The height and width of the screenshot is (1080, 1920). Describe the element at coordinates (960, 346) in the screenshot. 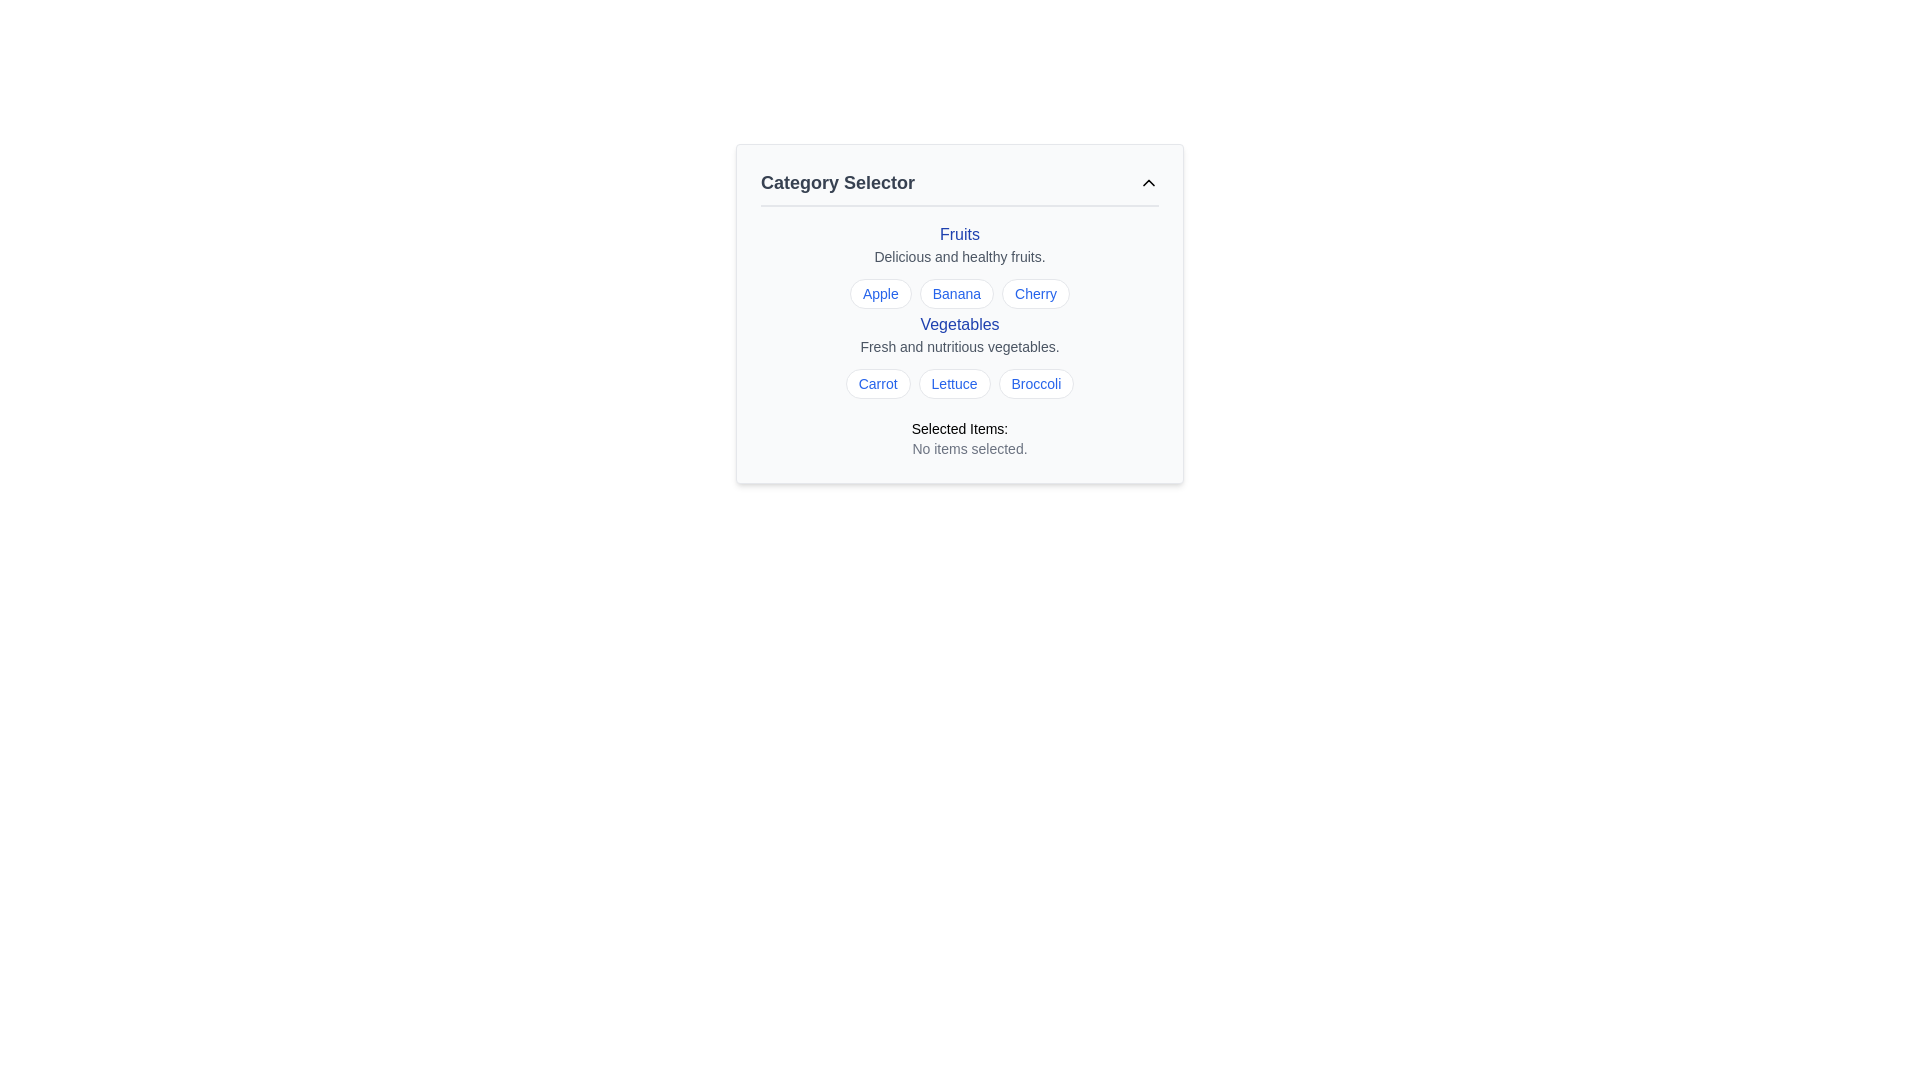

I see `the text label displaying 'Fresh and nutritious vegetables.' which is located below the title 'Vegetables'` at that location.